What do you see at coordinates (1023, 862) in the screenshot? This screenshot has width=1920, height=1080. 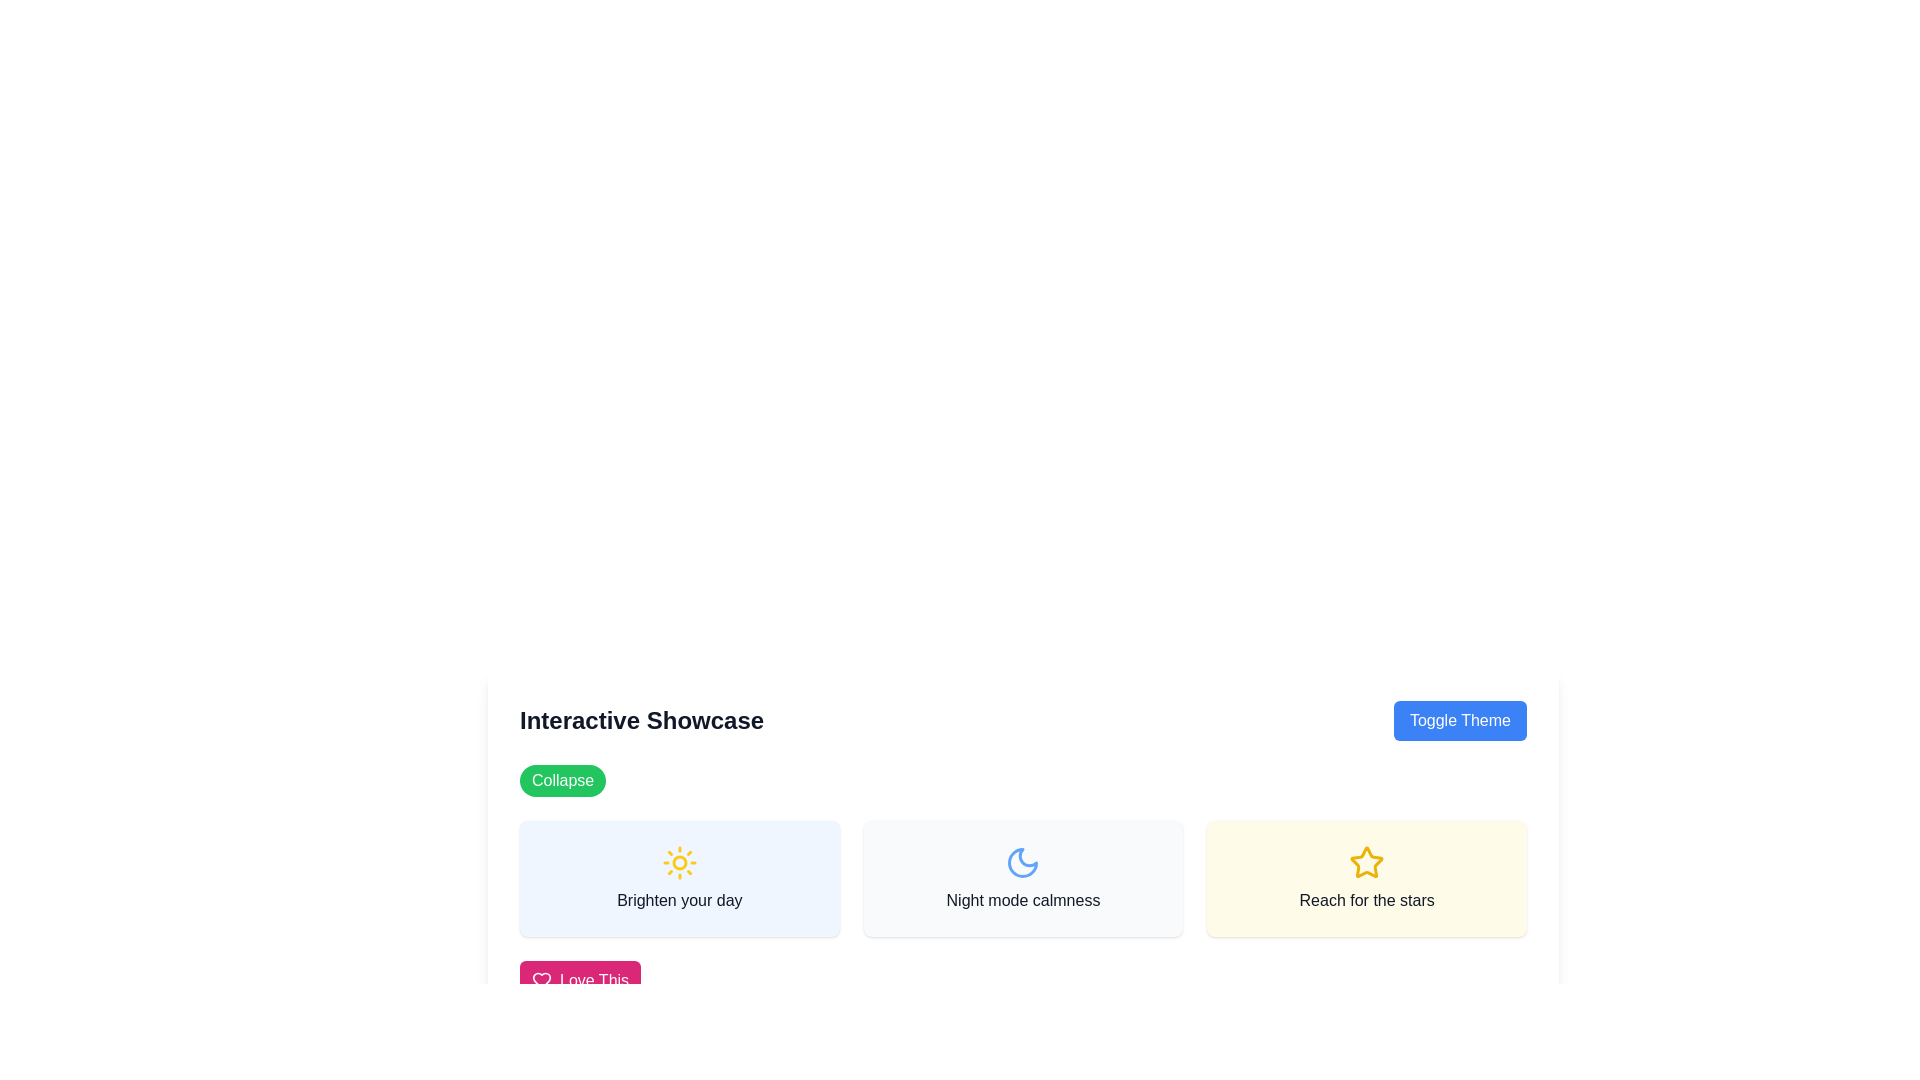 I see `the crescent moon icon styled with a blue outline, located in the second tile labeled 'Night mode calmness'` at bounding box center [1023, 862].